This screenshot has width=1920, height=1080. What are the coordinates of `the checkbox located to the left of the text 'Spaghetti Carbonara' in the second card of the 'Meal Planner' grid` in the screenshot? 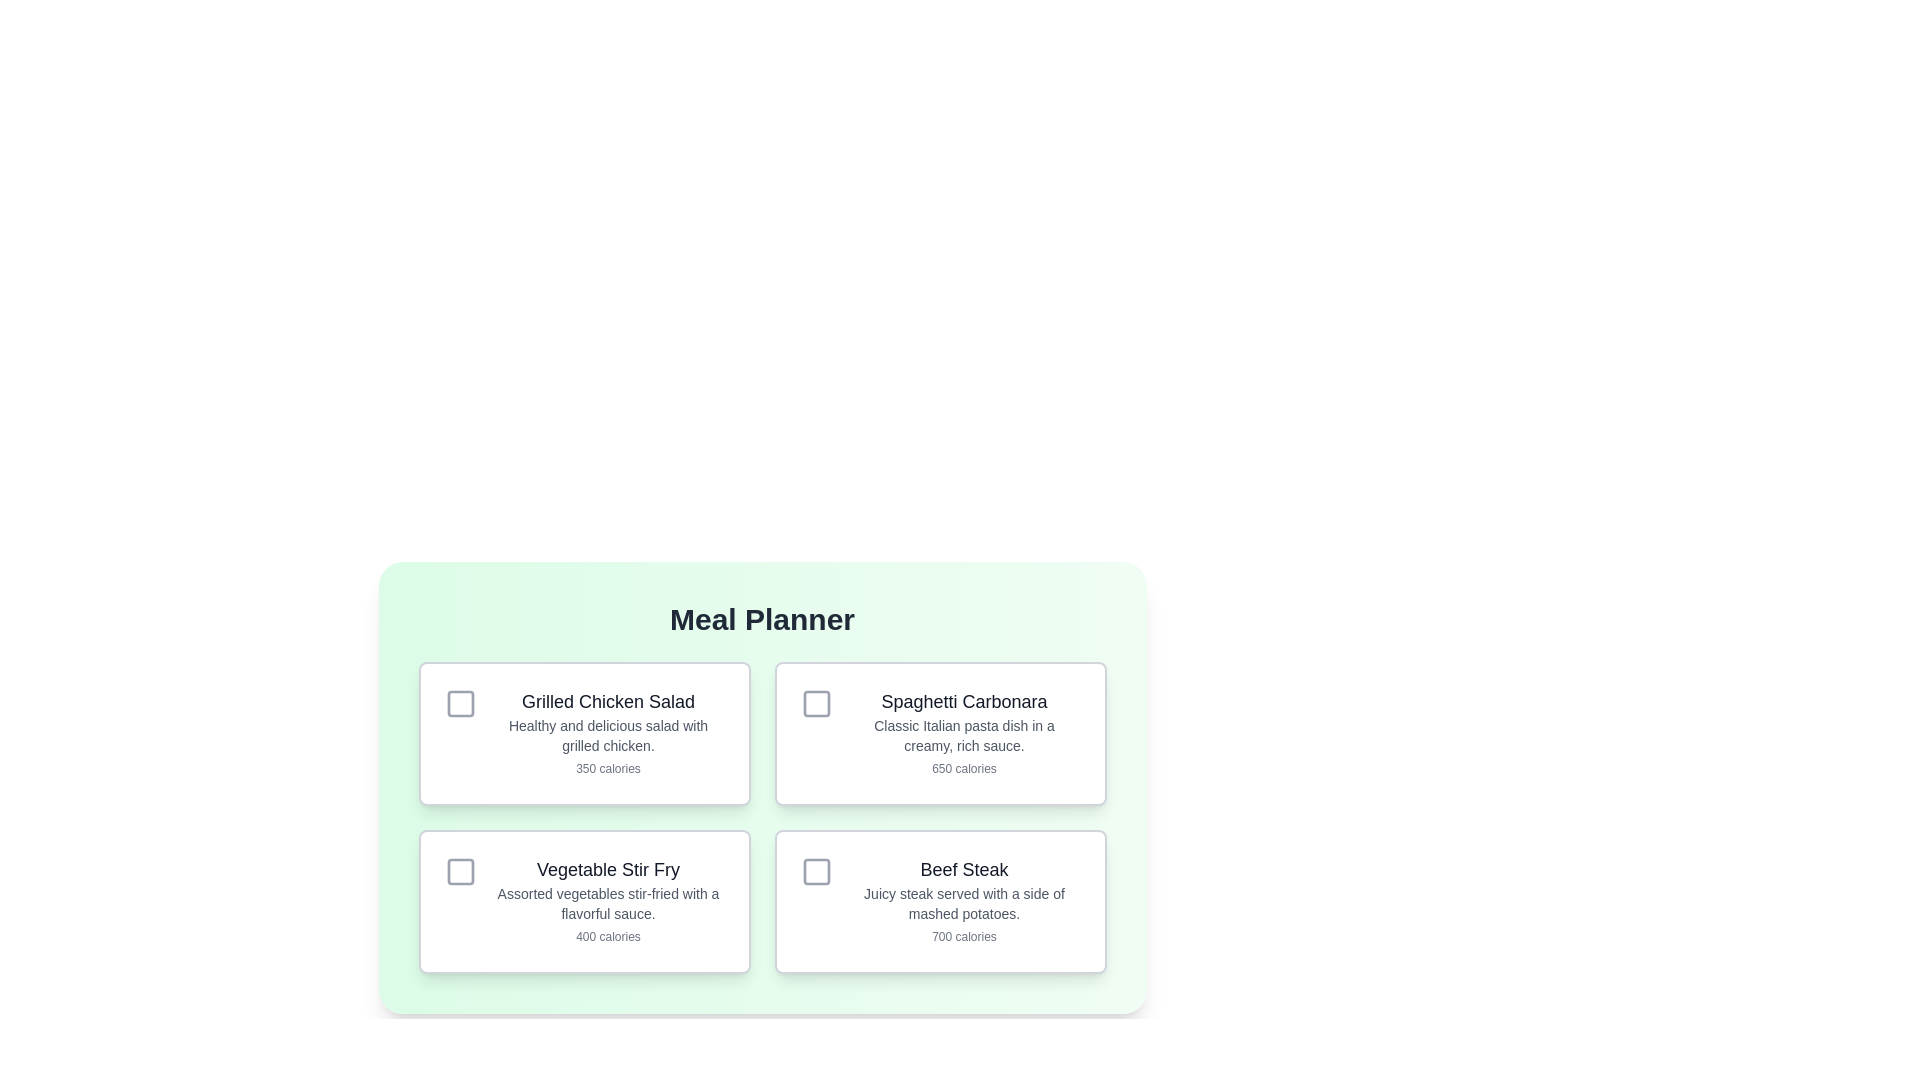 It's located at (816, 703).